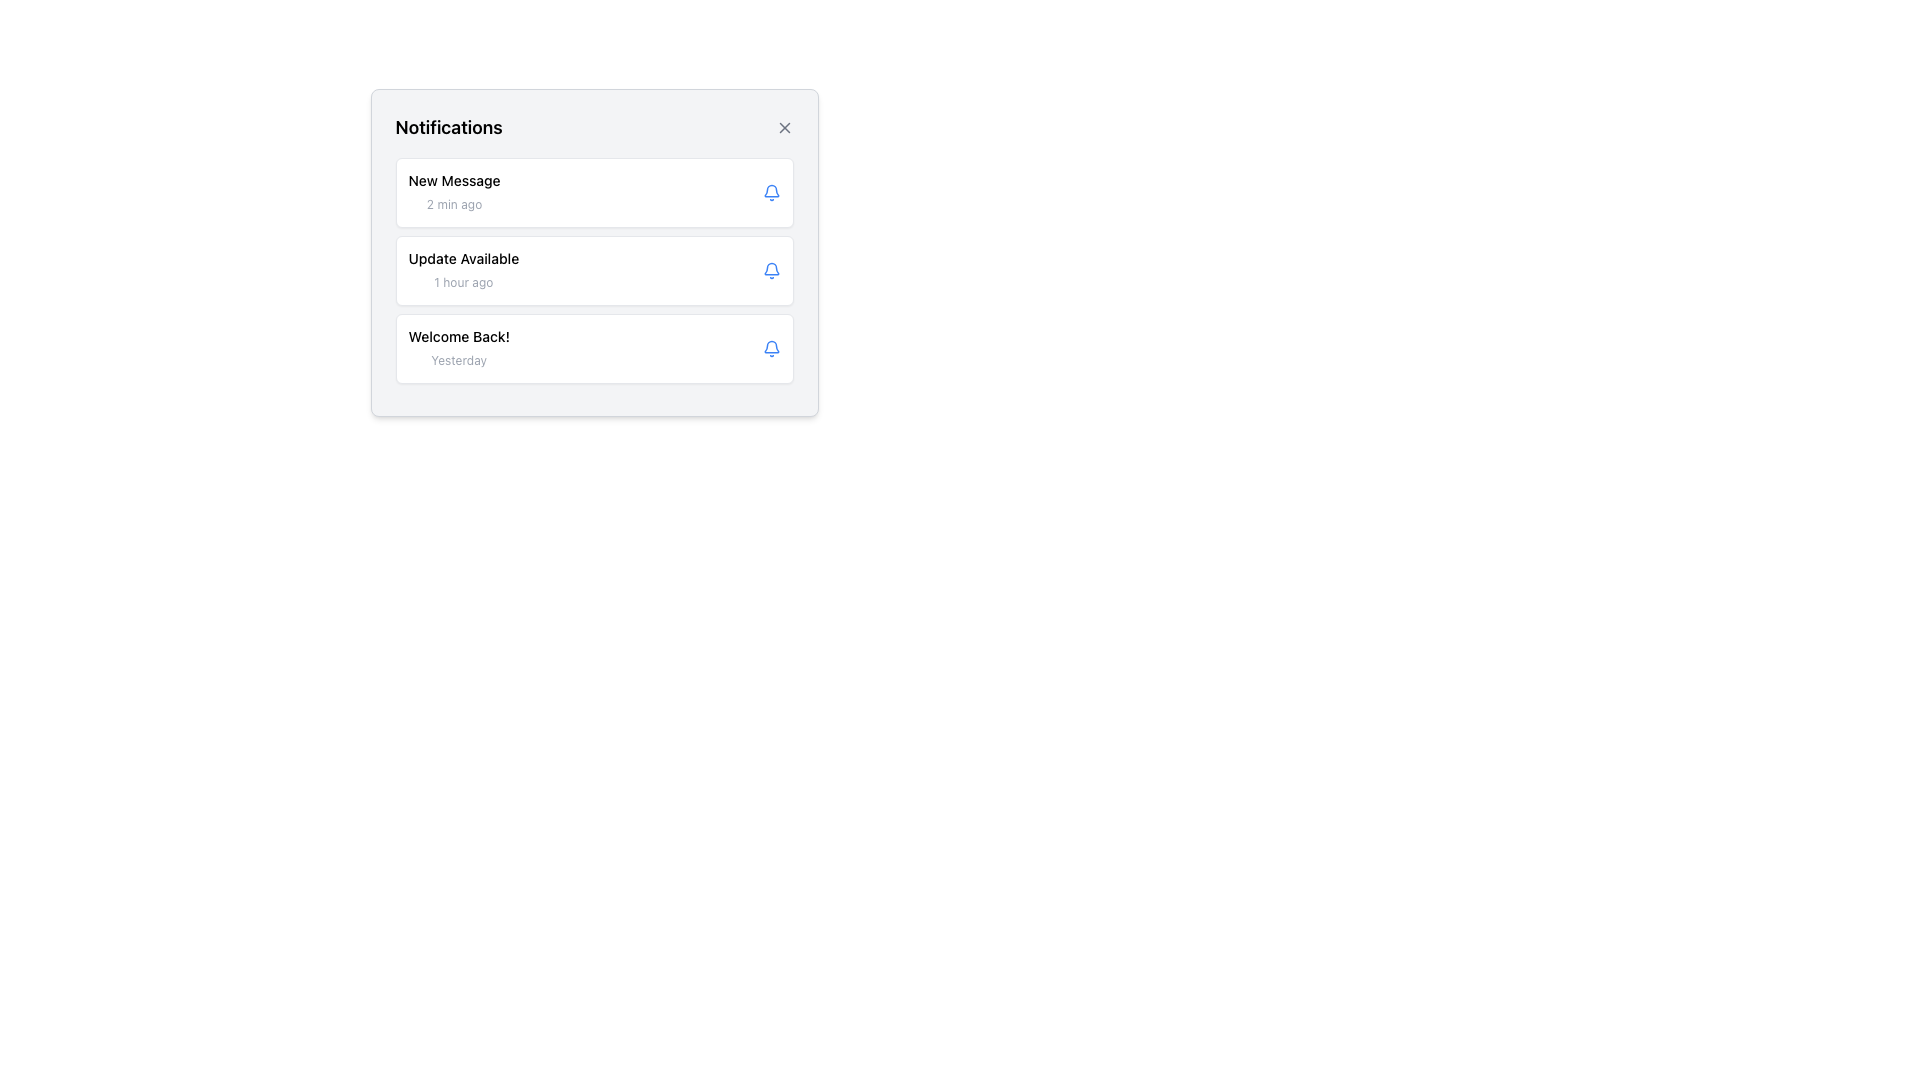 The height and width of the screenshot is (1080, 1920). Describe the element at coordinates (783, 127) in the screenshot. I see `the Close Icon located at the top-right corner of the notification dialog box, which serves as a functional close button` at that location.